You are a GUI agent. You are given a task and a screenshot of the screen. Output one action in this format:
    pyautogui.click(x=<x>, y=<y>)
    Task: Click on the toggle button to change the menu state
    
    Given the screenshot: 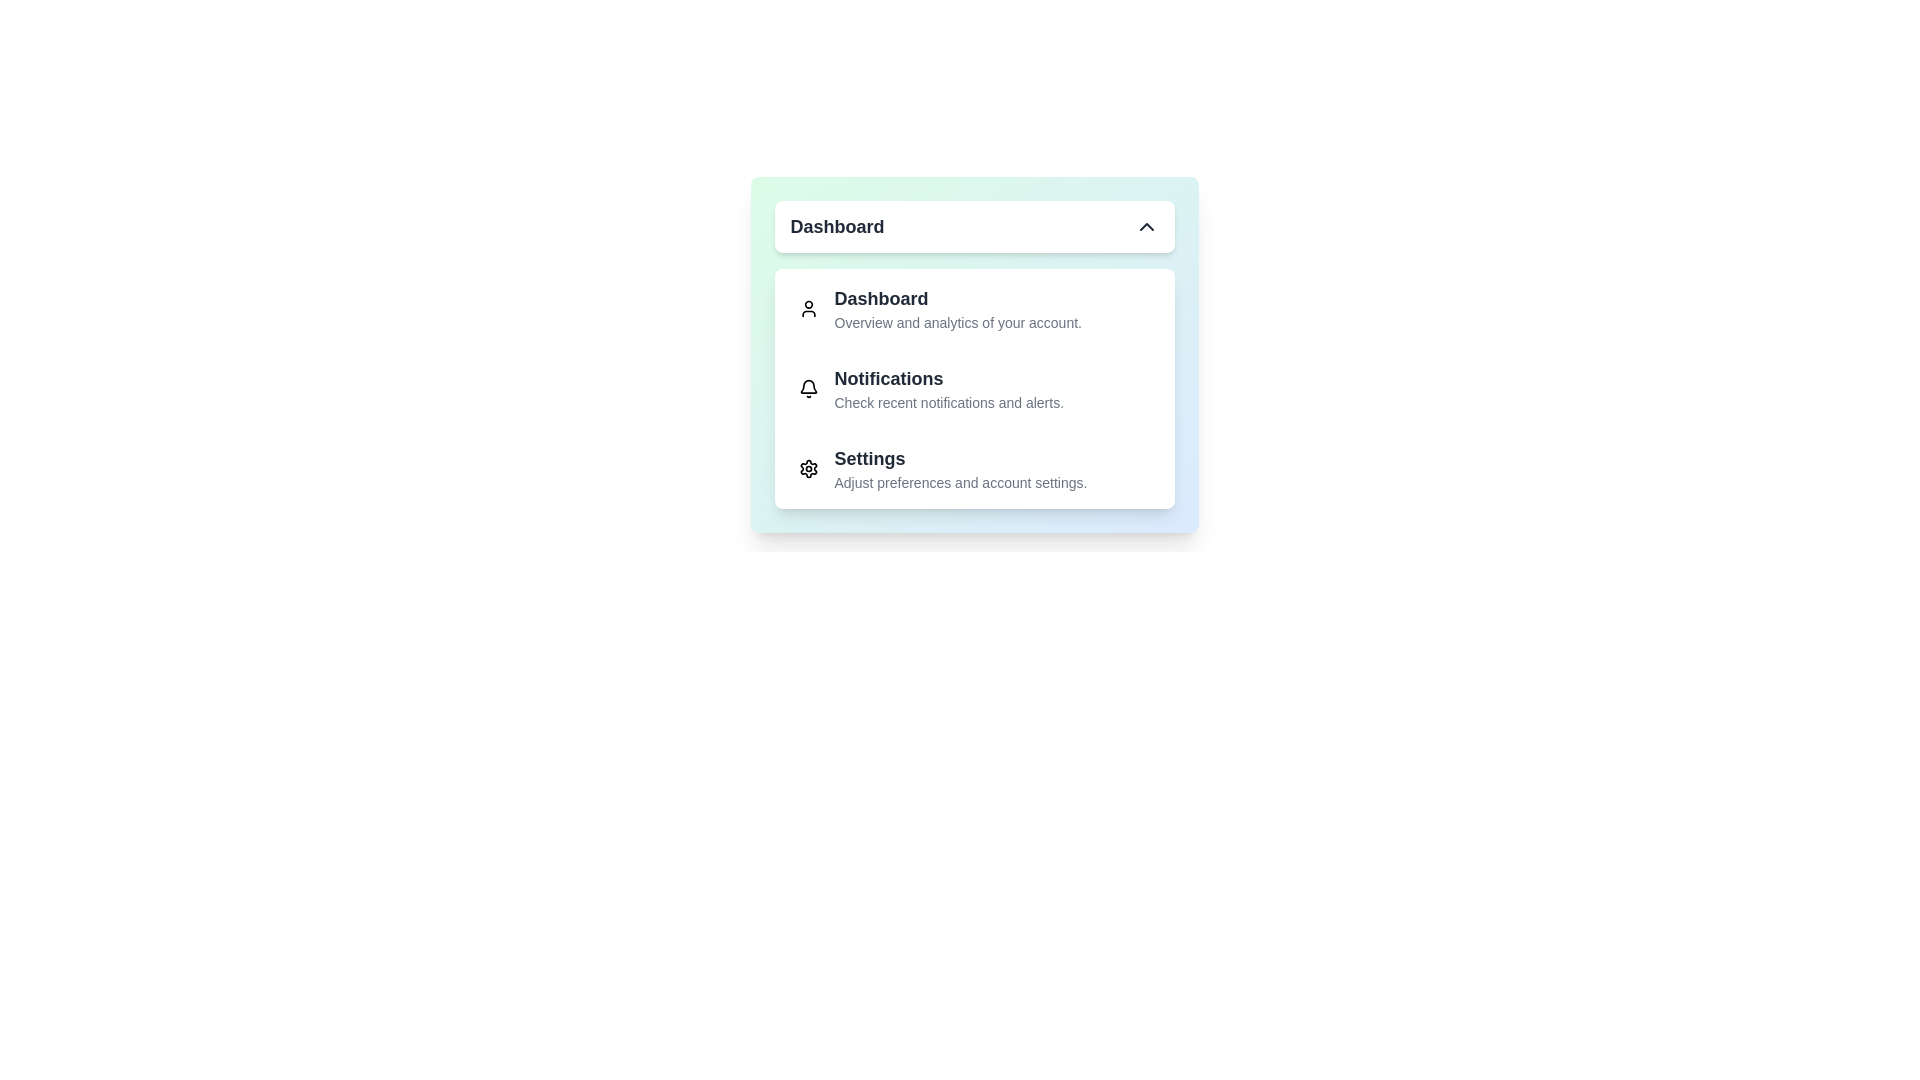 What is the action you would take?
    pyautogui.click(x=974, y=226)
    